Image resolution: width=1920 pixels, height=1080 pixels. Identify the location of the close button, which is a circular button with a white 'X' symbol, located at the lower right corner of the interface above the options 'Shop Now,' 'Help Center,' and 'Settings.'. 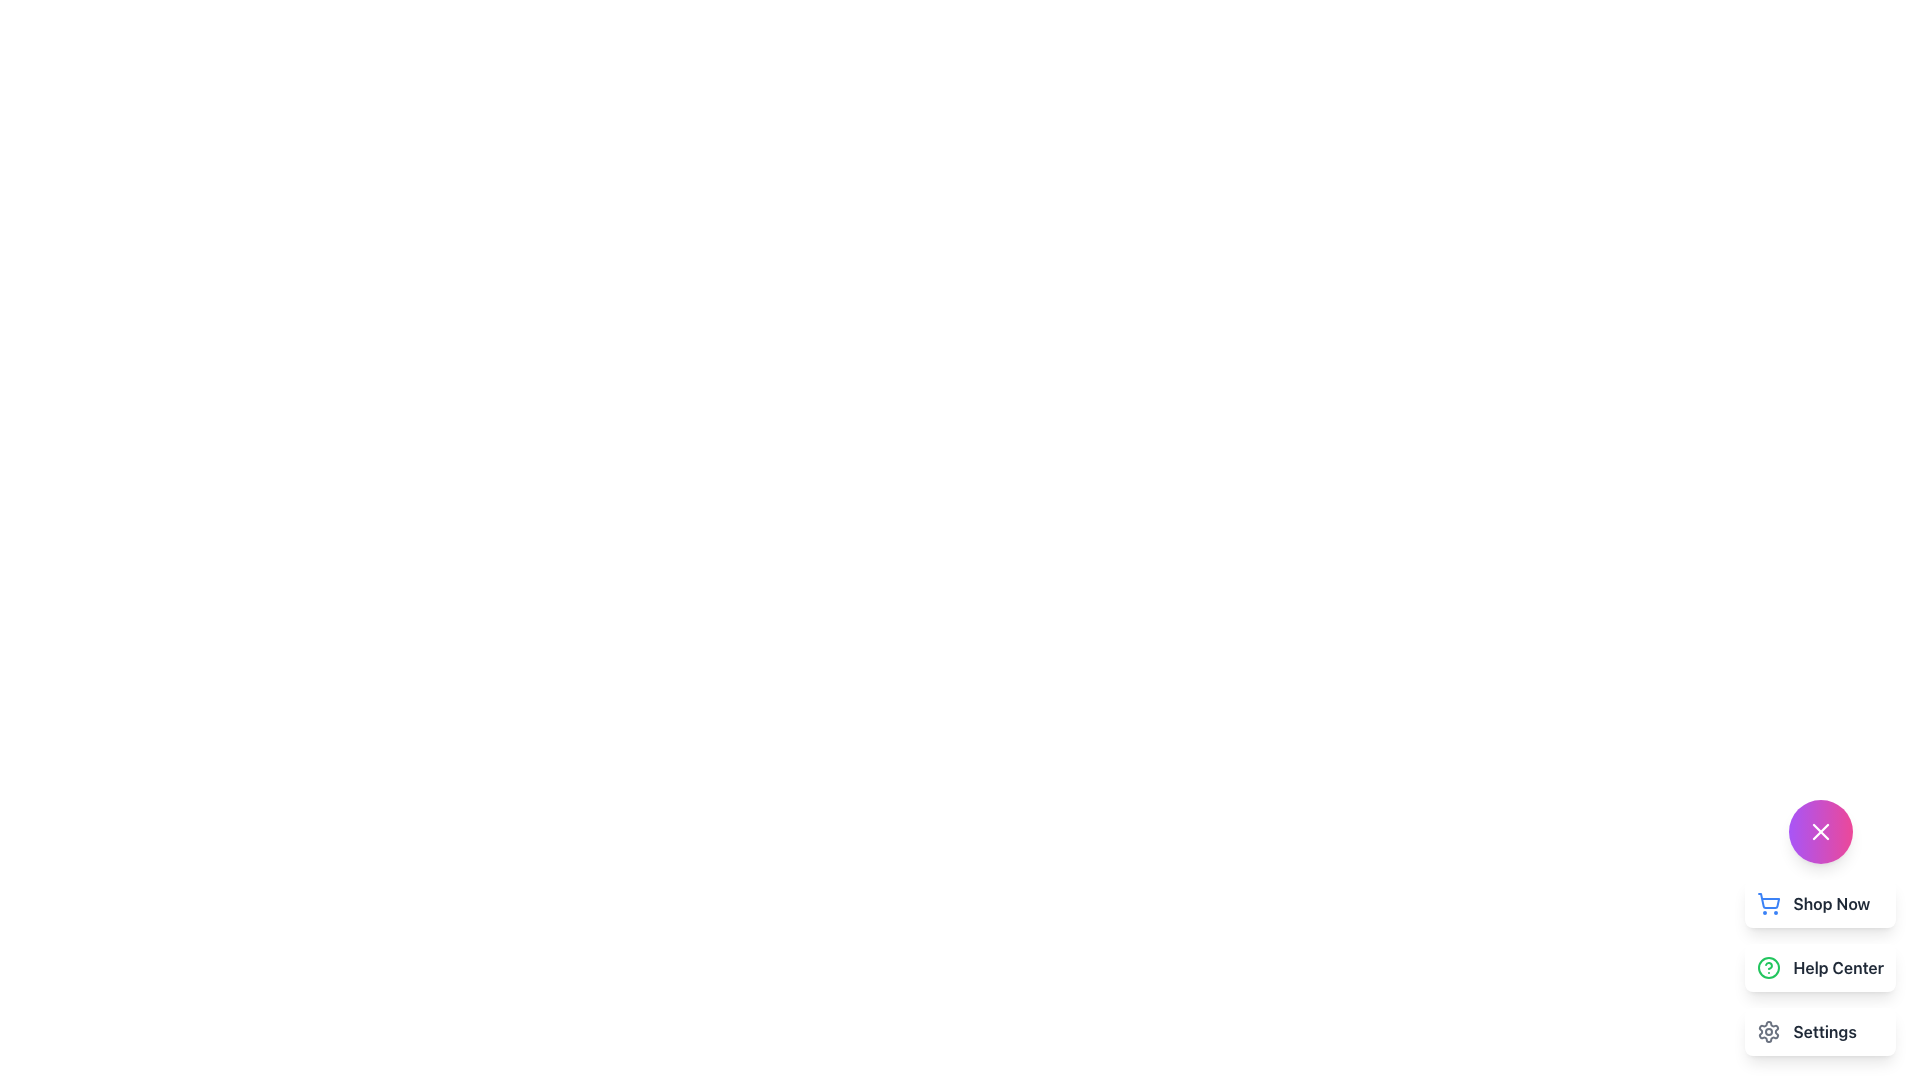
(1820, 832).